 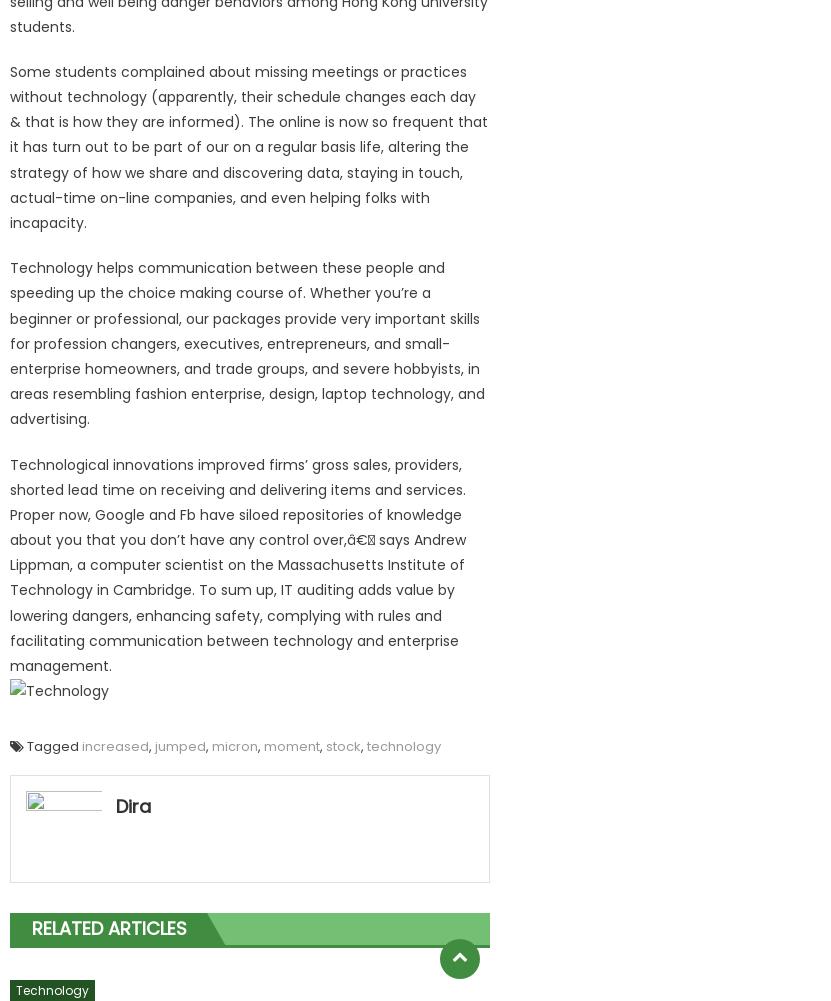 I want to click on 'Some students complained about missing meetings or practices without technology (apparently, their schedule changes each day & that is how they are informed). The online is now so frequent that it has turn out to be part of our on a regular basis life, altering the strategy of how we share and discovering data, staying in touch, actual-time on-line companies, and even helping folks with incapacity.', so click(x=247, y=147).